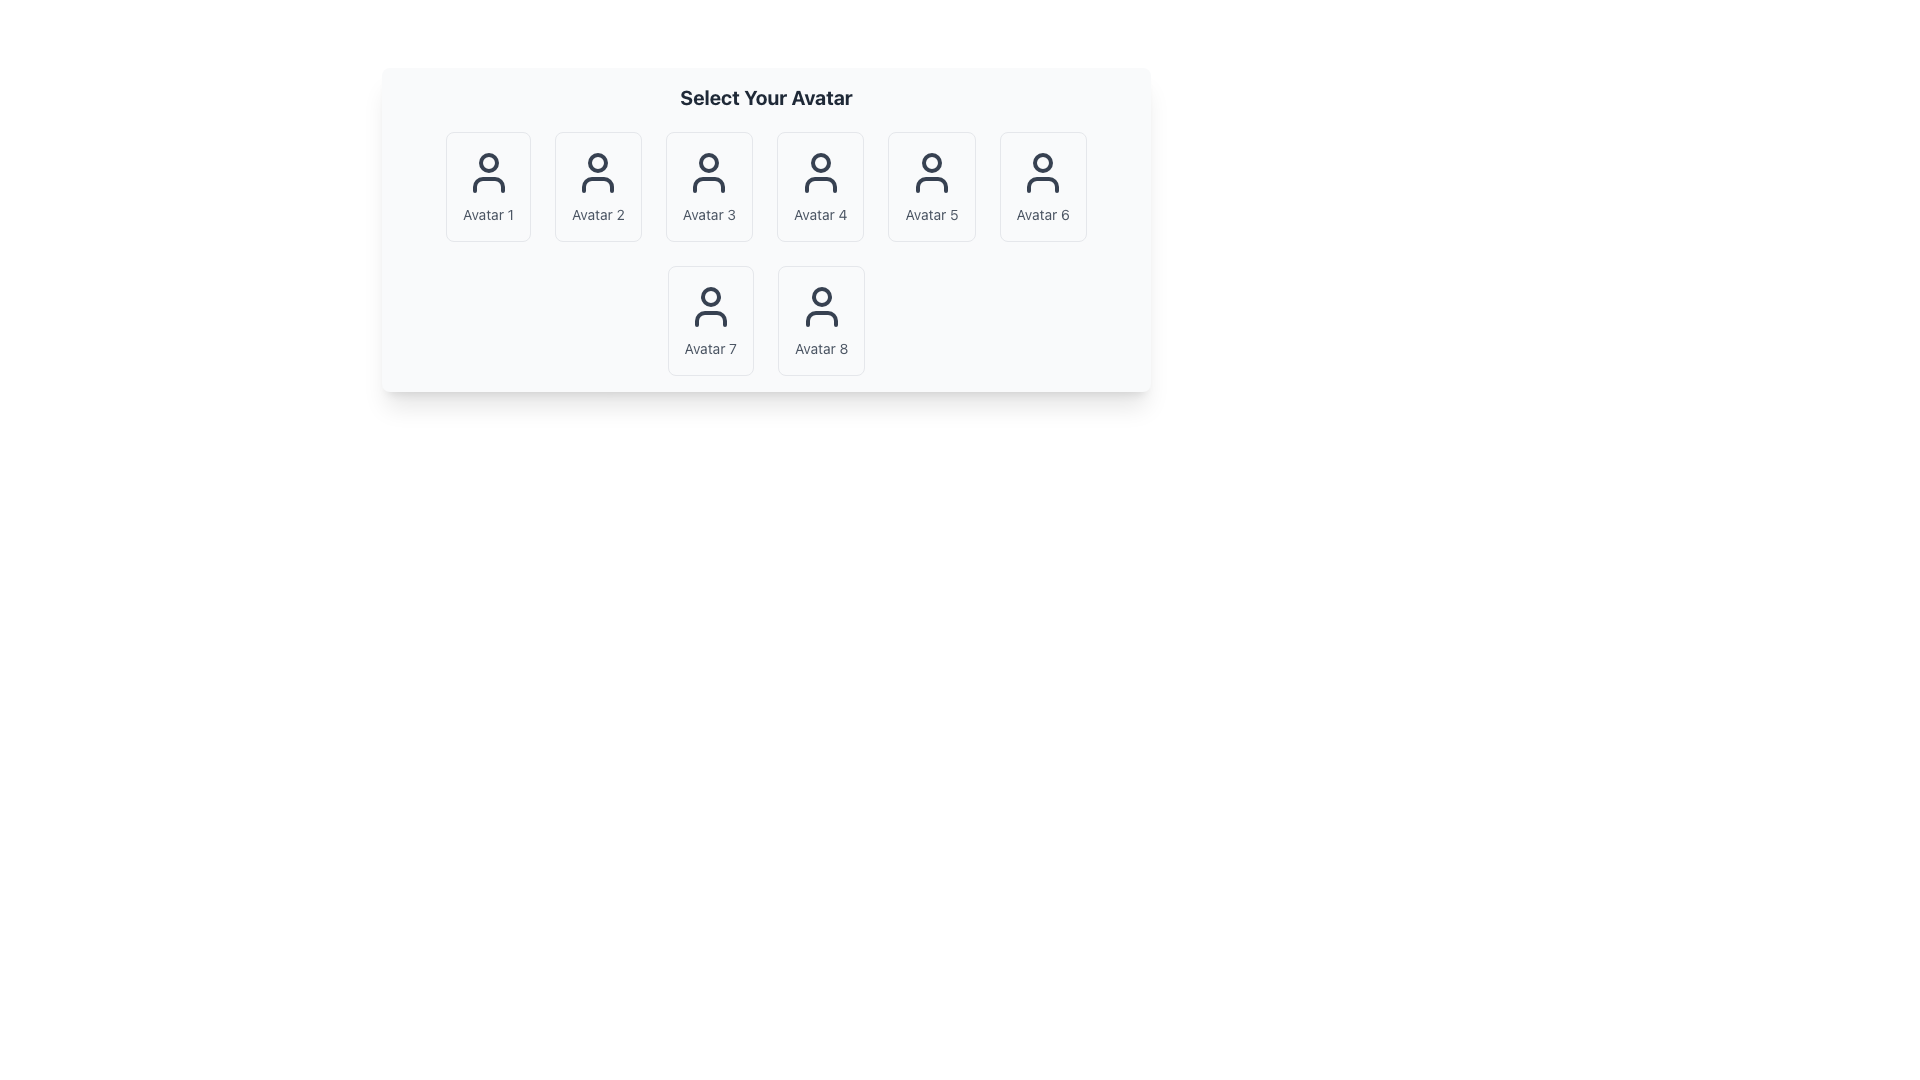  What do you see at coordinates (709, 172) in the screenshot?
I see `the central icon of 'Avatar 3'` at bounding box center [709, 172].